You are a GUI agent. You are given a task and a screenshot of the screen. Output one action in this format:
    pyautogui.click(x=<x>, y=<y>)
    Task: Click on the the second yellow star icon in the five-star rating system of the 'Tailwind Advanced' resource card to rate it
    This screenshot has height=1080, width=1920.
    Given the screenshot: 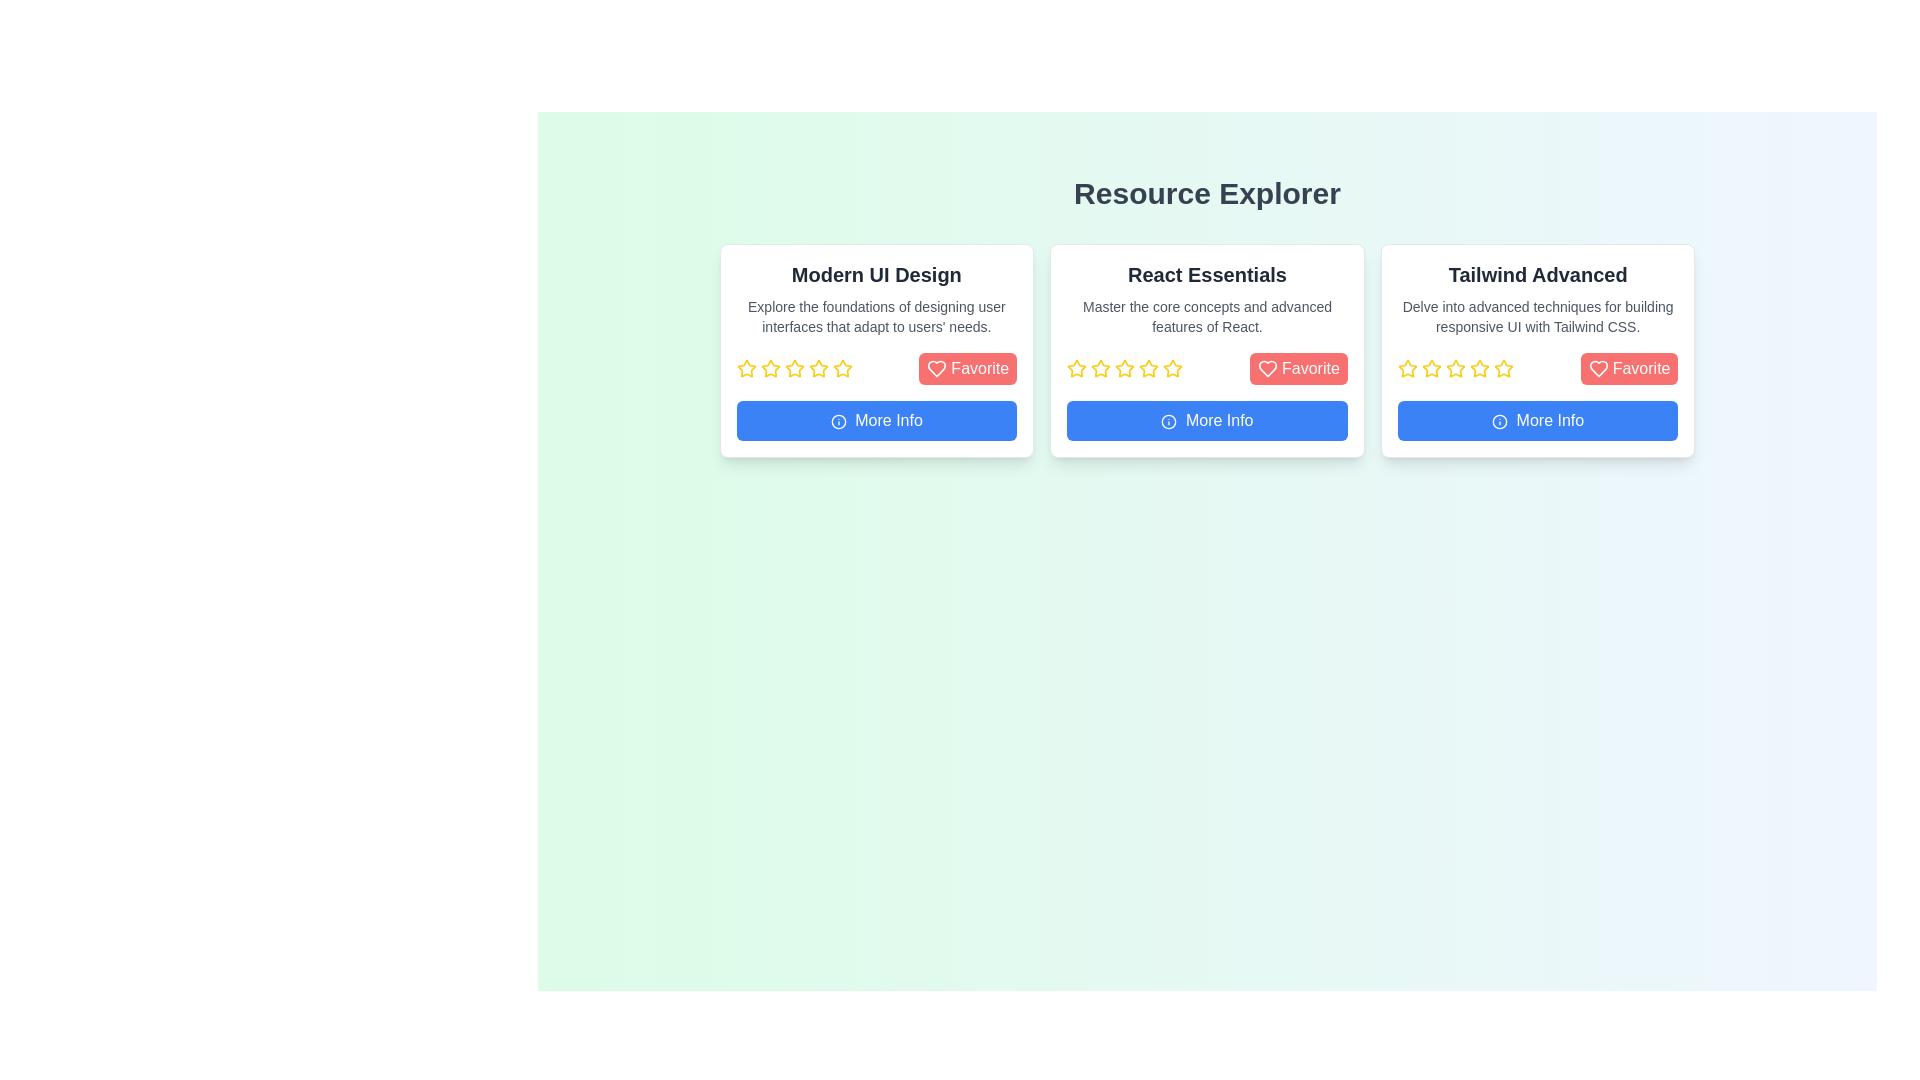 What is the action you would take?
    pyautogui.click(x=1479, y=368)
    